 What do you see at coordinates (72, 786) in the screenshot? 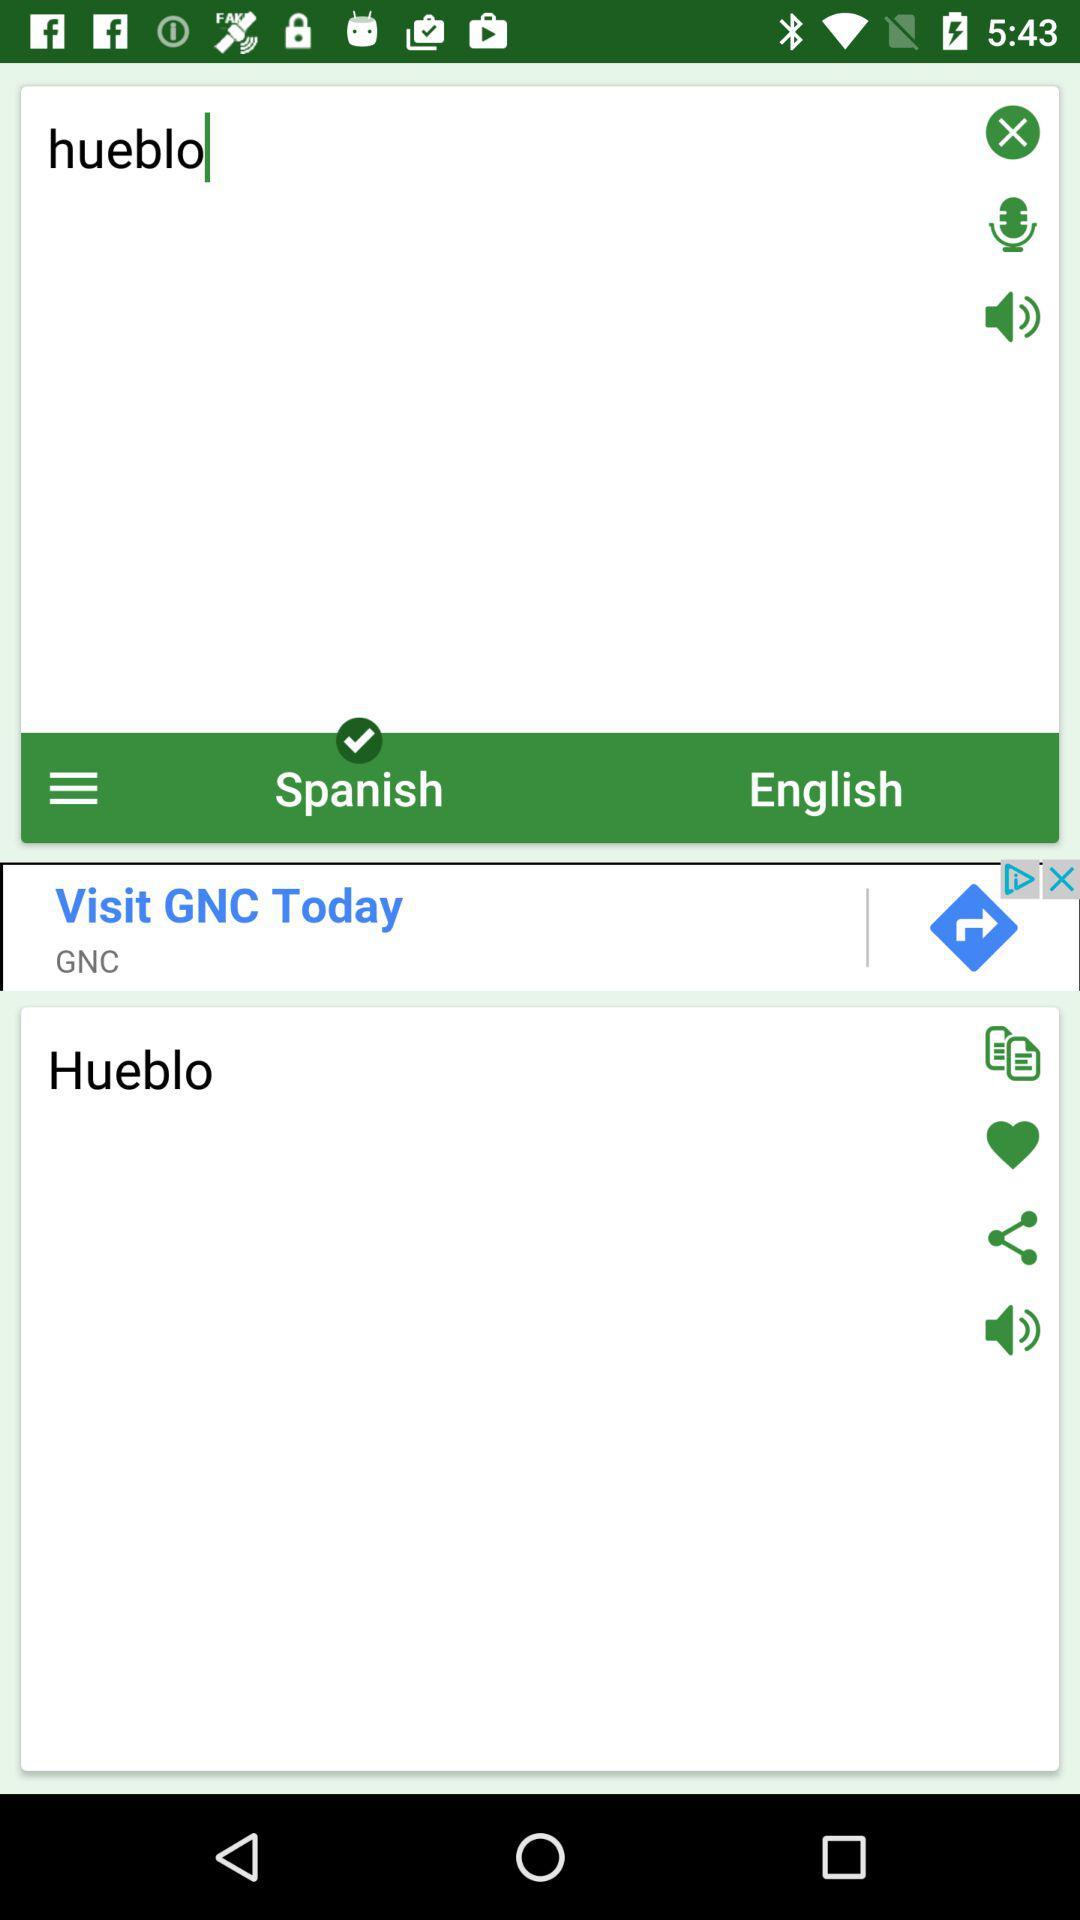
I see `the icon next to spanish icon` at bounding box center [72, 786].